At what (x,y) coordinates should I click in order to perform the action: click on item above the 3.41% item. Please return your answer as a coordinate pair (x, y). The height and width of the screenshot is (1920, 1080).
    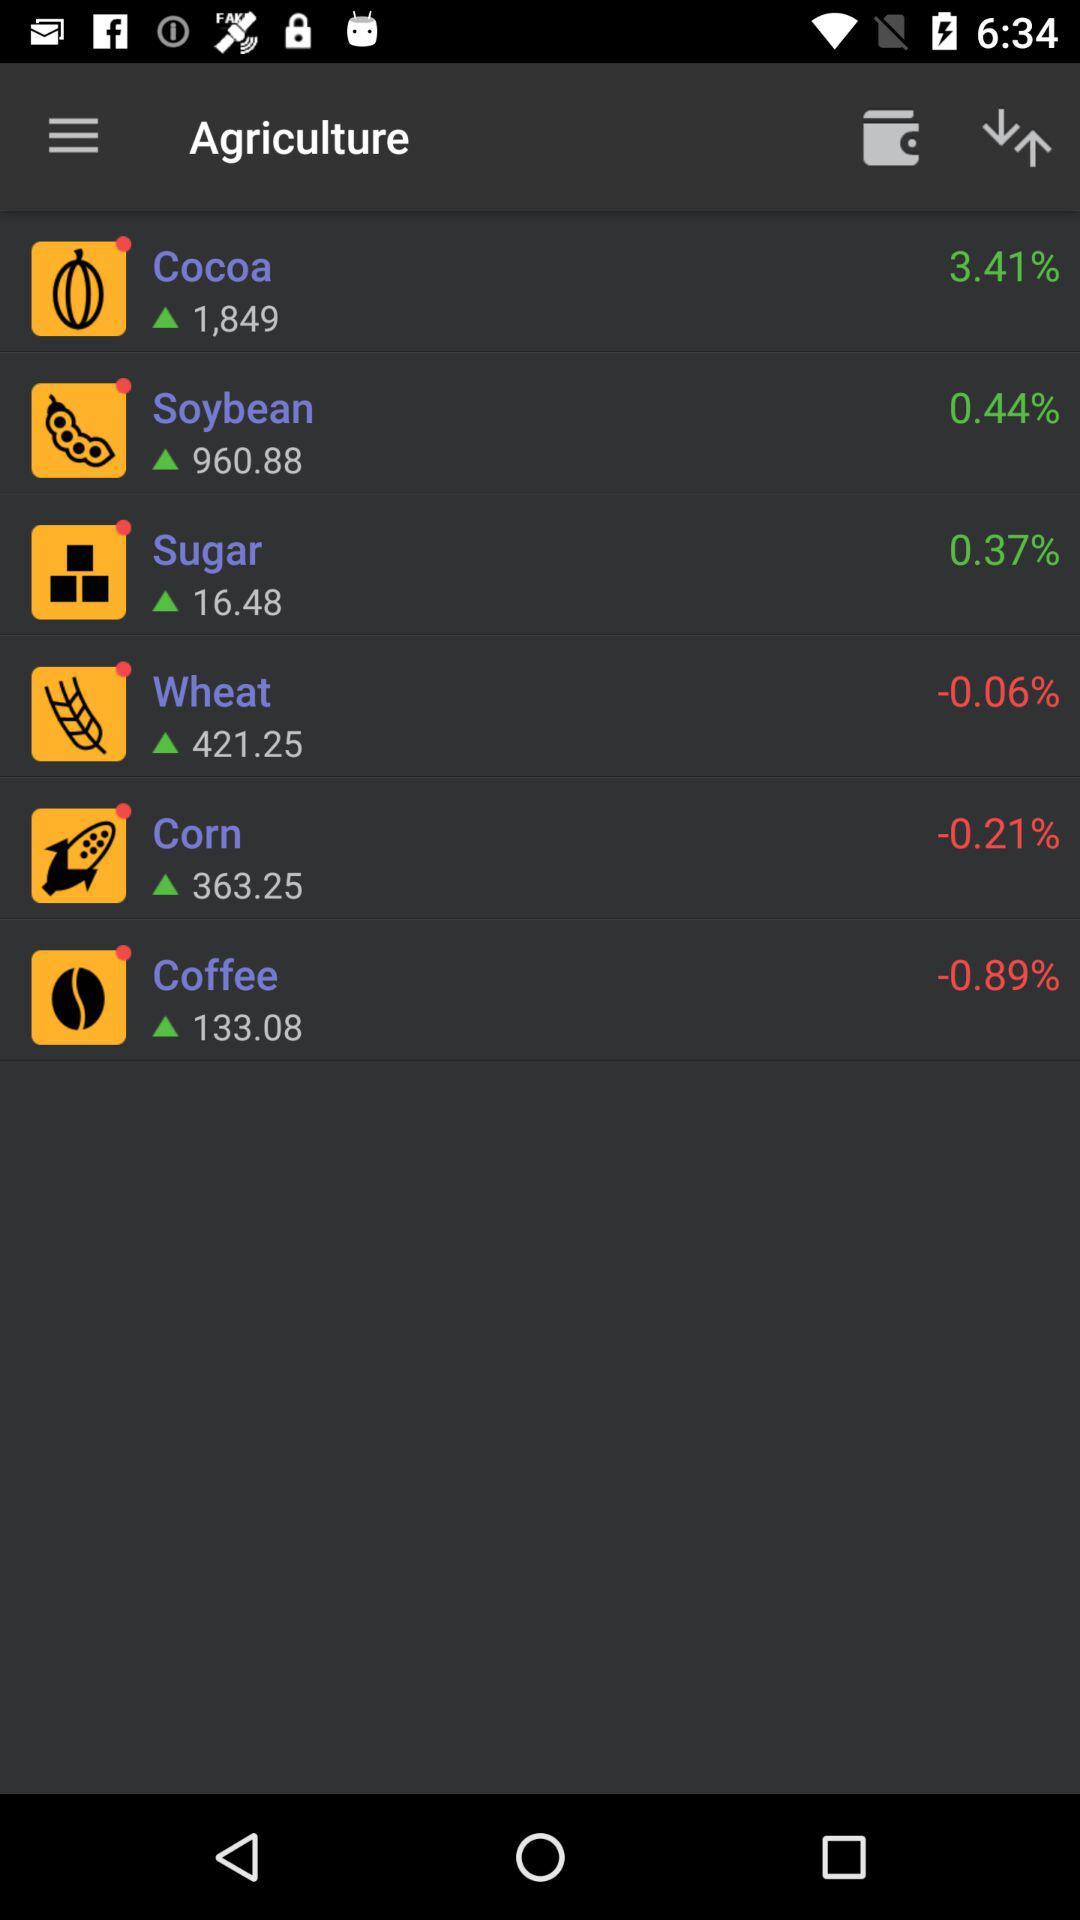
    Looking at the image, I should click on (1017, 135).